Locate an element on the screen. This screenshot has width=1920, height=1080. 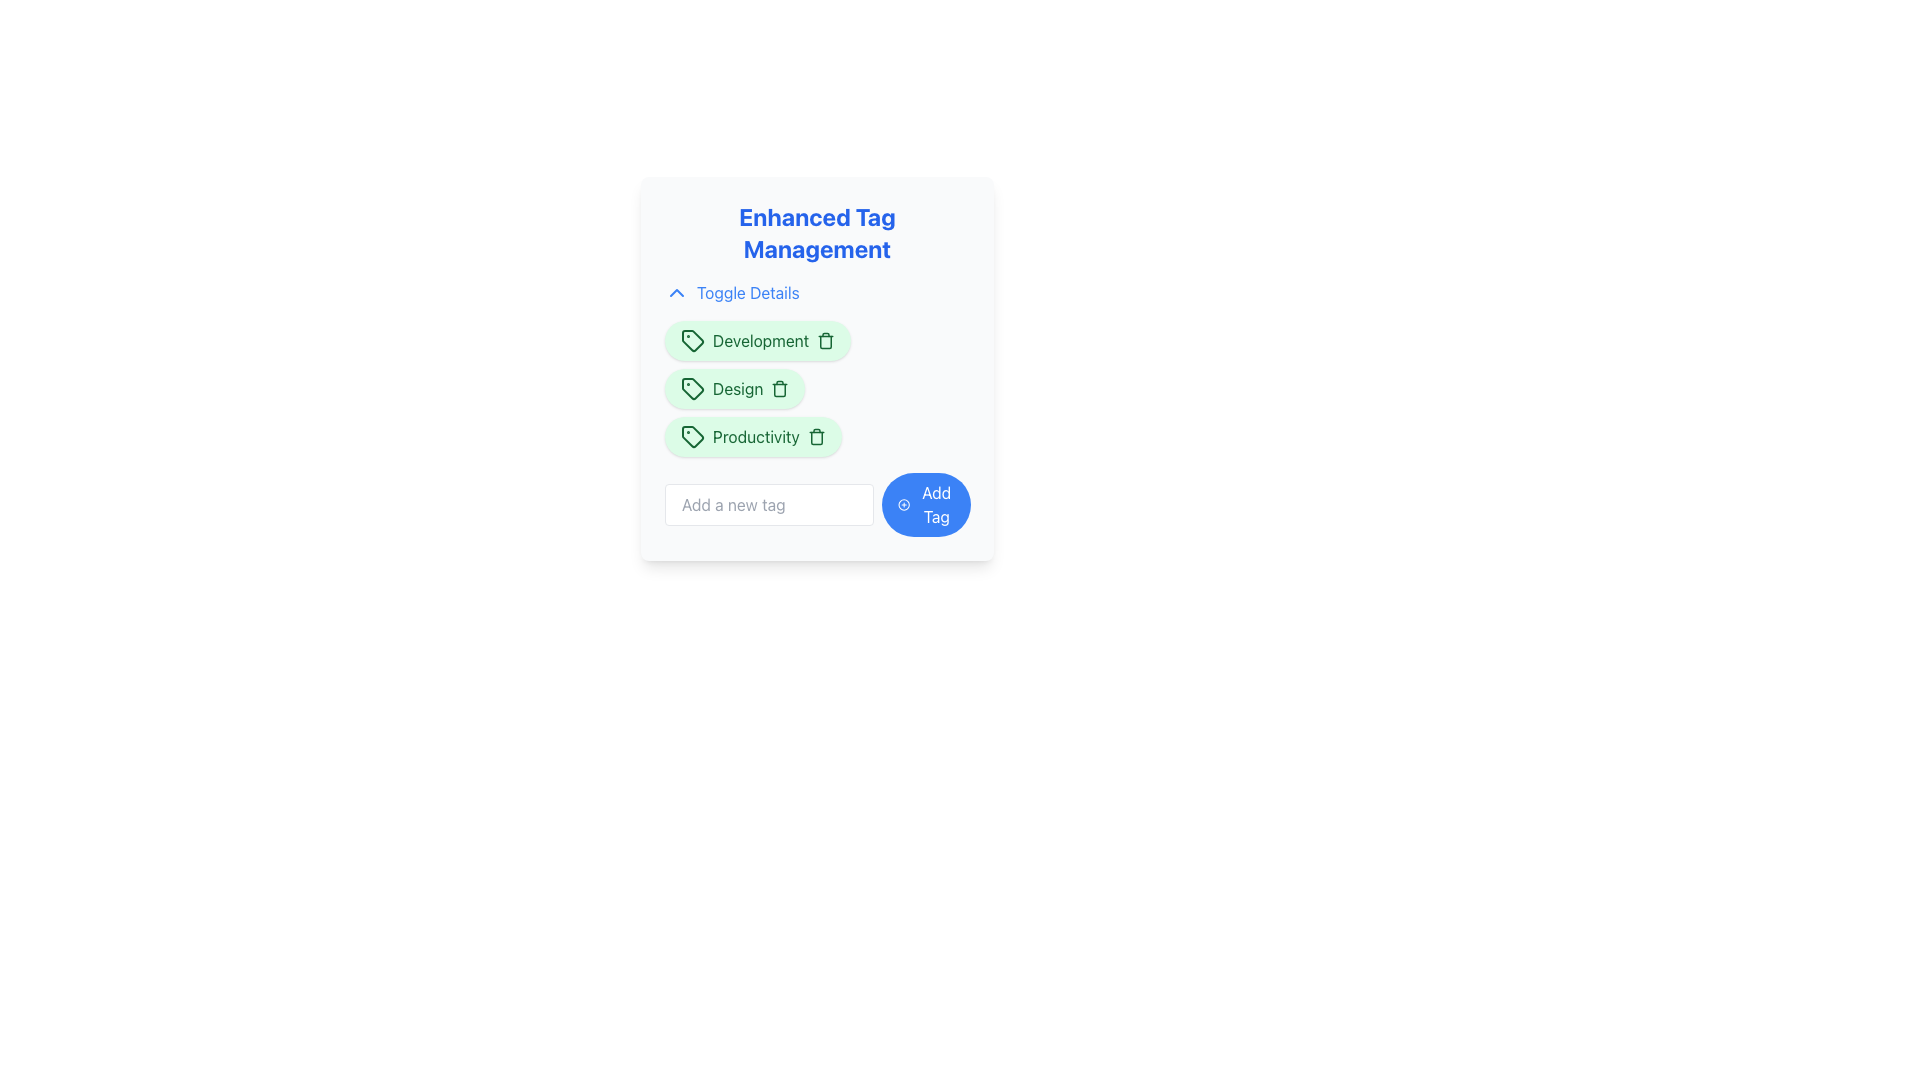
the 'Productivity' tag, which has a green background with rounded corners and is the third item in a vertical stack of tags, located below the 'Design' tag is located at coordinates (752, 435).